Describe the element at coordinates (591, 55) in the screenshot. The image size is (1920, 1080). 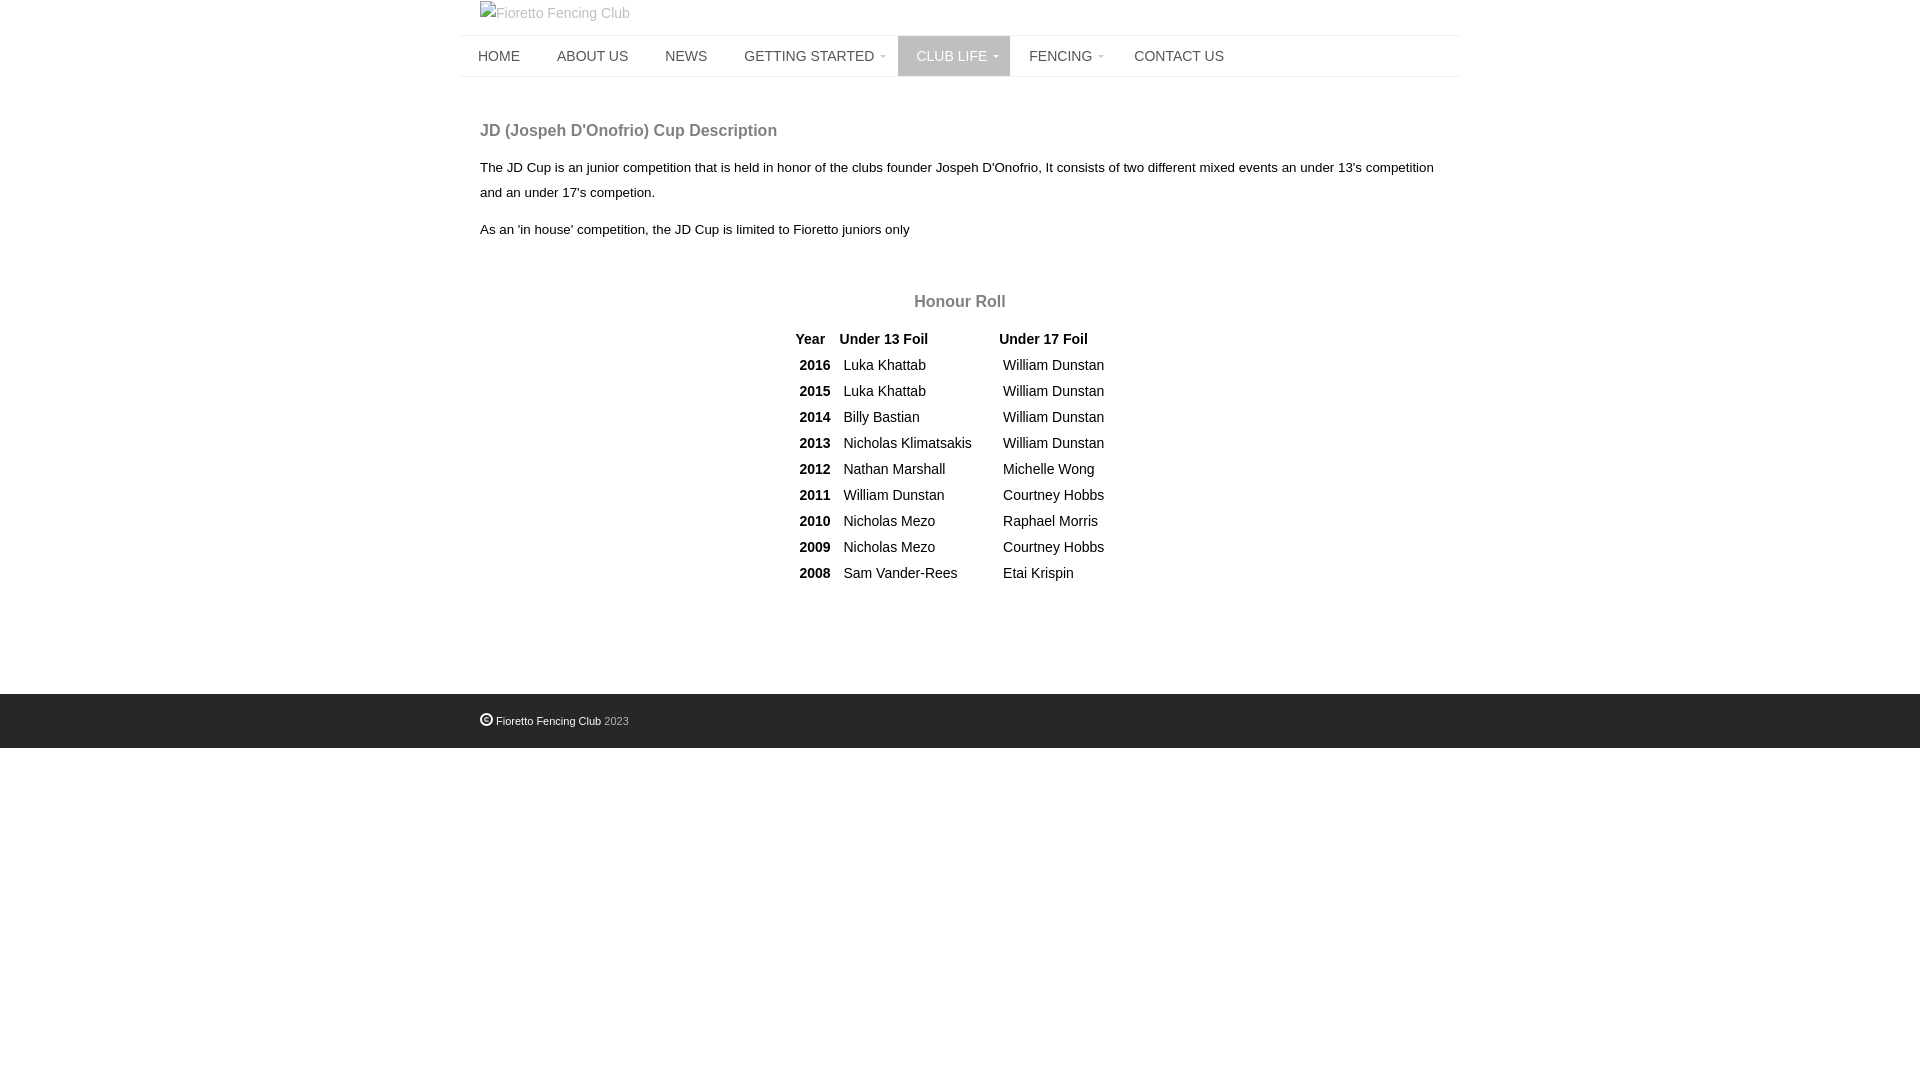
I see `'ABOUT US'` at that location.